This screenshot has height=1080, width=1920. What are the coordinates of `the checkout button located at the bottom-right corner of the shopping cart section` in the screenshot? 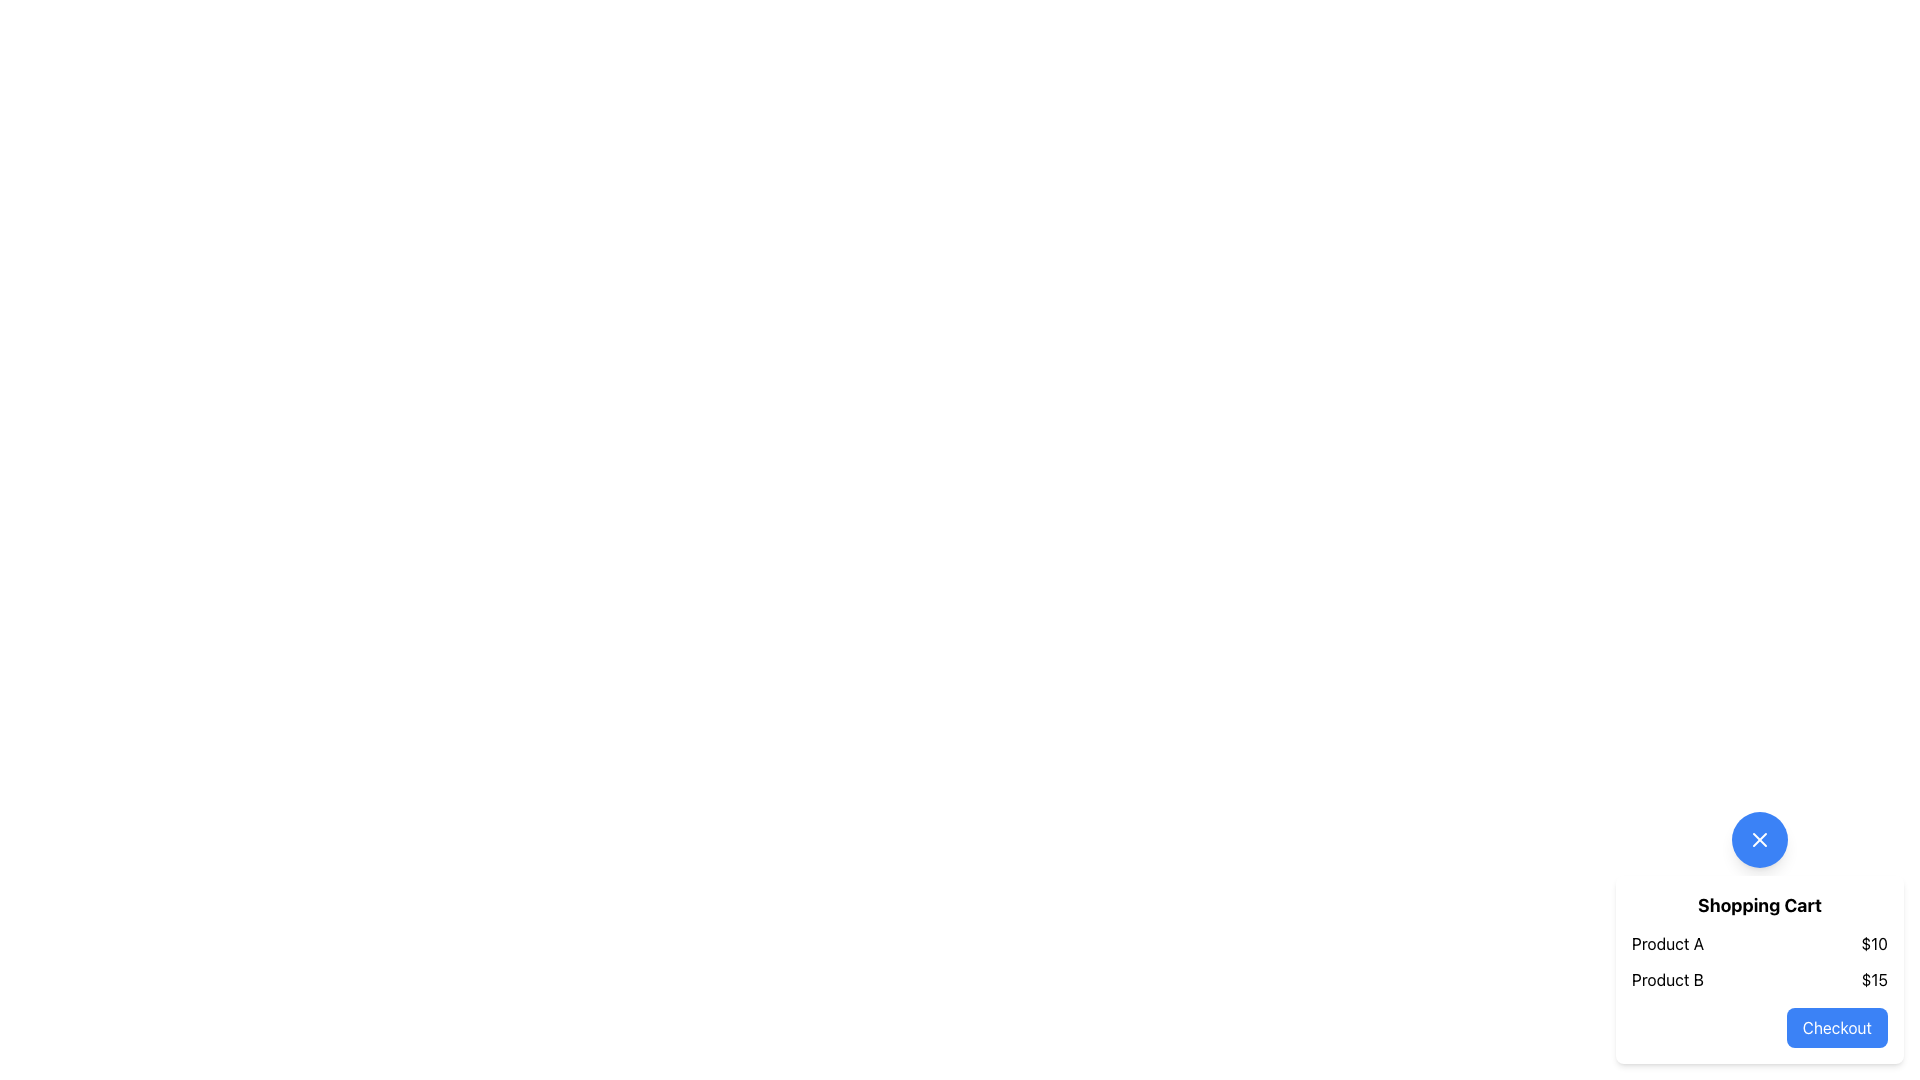 It's located at (1837, 1028).